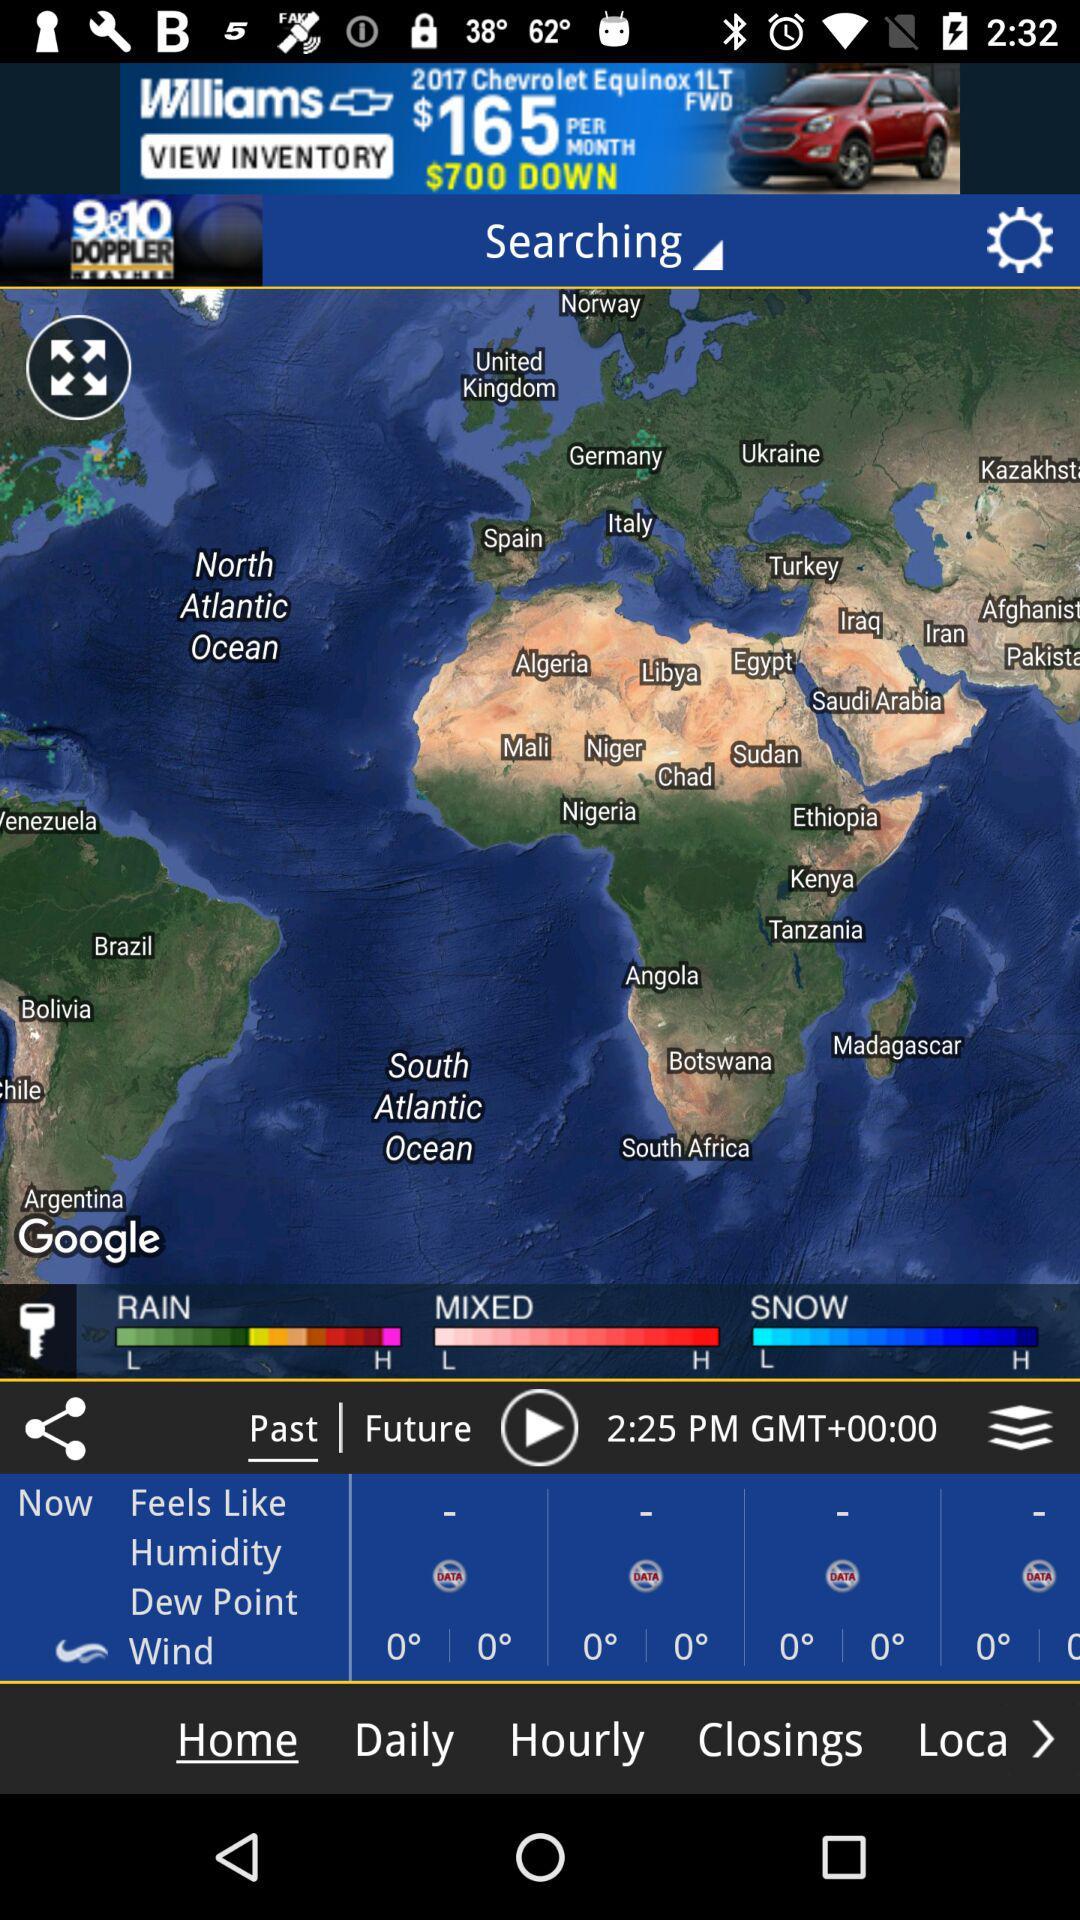  Describe the element at coordinates (1020, 1426) in the screenshot. I see `the layers icon` at that location.